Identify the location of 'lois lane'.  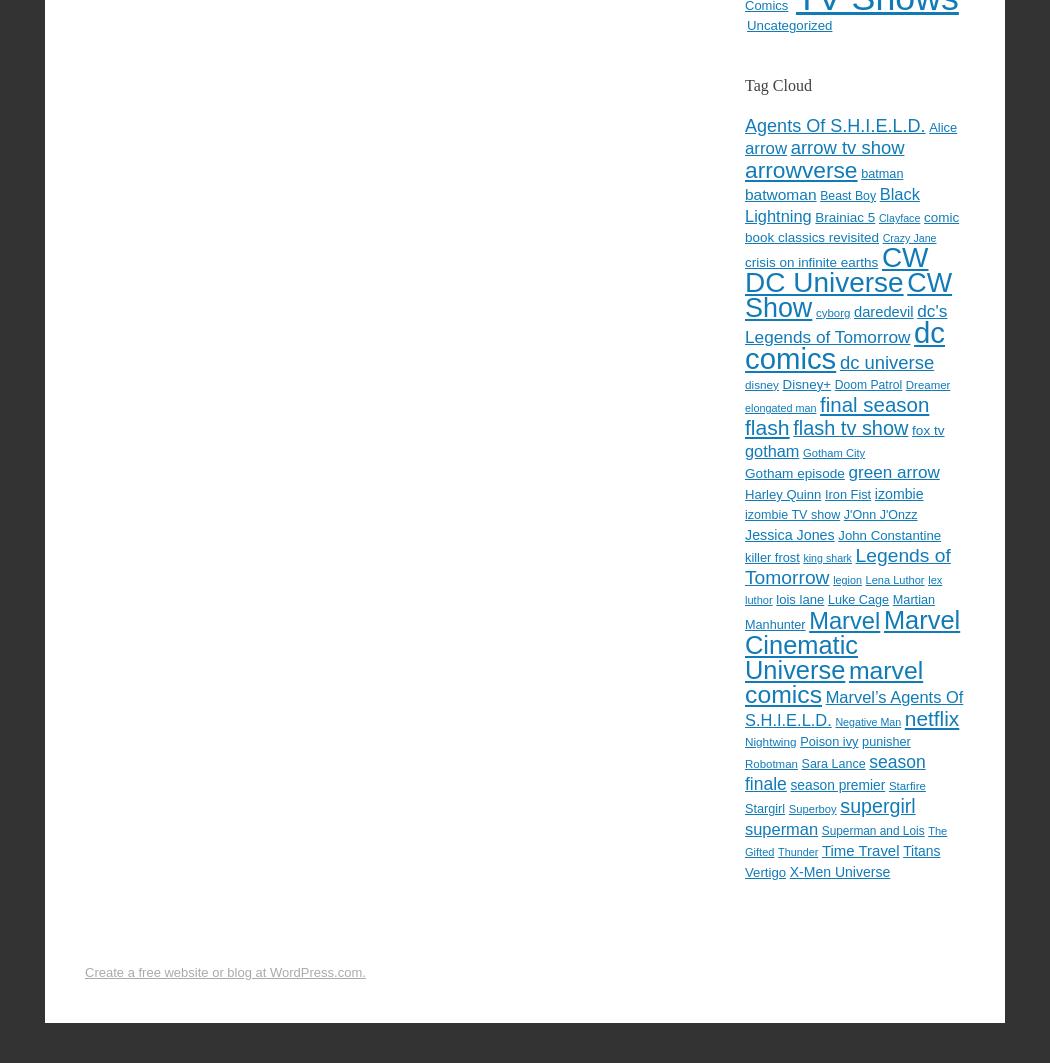
(798, 597).